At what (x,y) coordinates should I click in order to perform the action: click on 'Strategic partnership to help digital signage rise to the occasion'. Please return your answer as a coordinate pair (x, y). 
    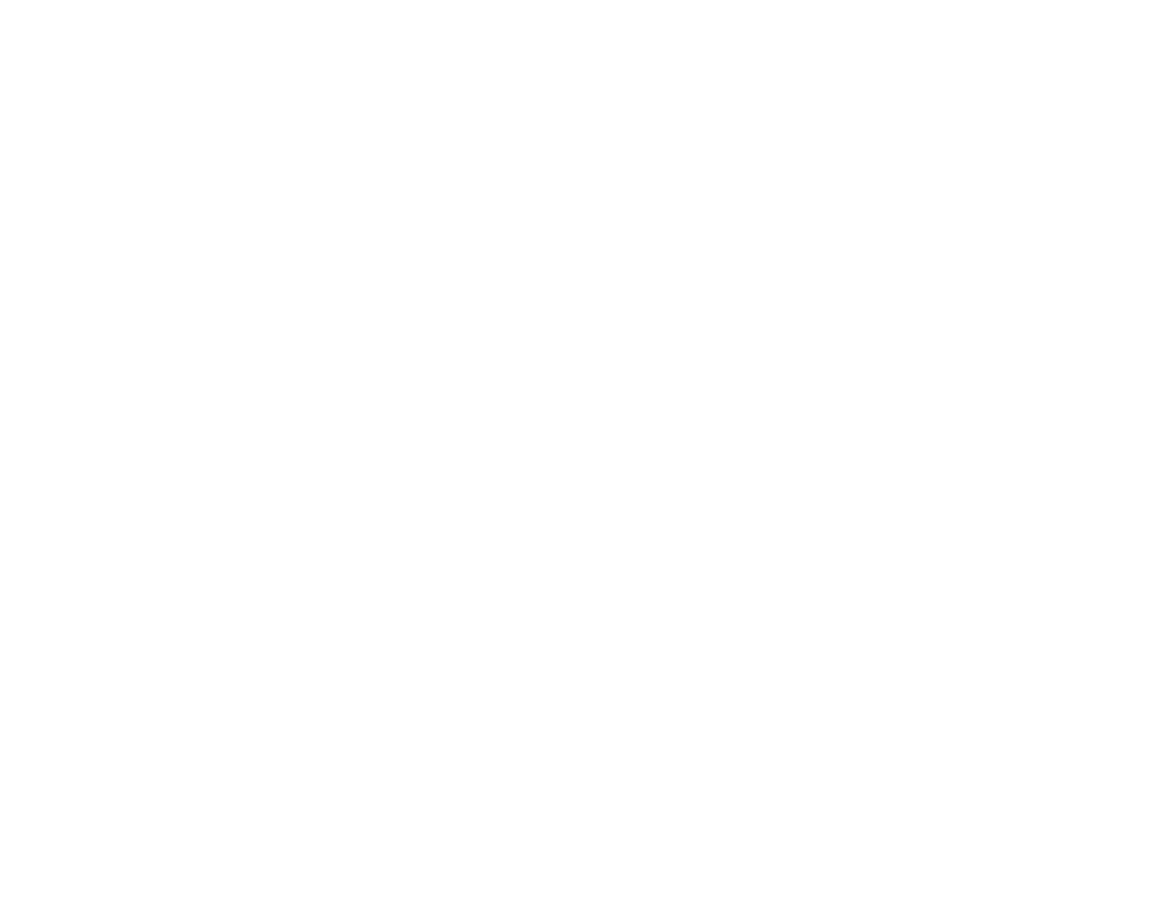
    Looking at the image, I should click on (928, 630).